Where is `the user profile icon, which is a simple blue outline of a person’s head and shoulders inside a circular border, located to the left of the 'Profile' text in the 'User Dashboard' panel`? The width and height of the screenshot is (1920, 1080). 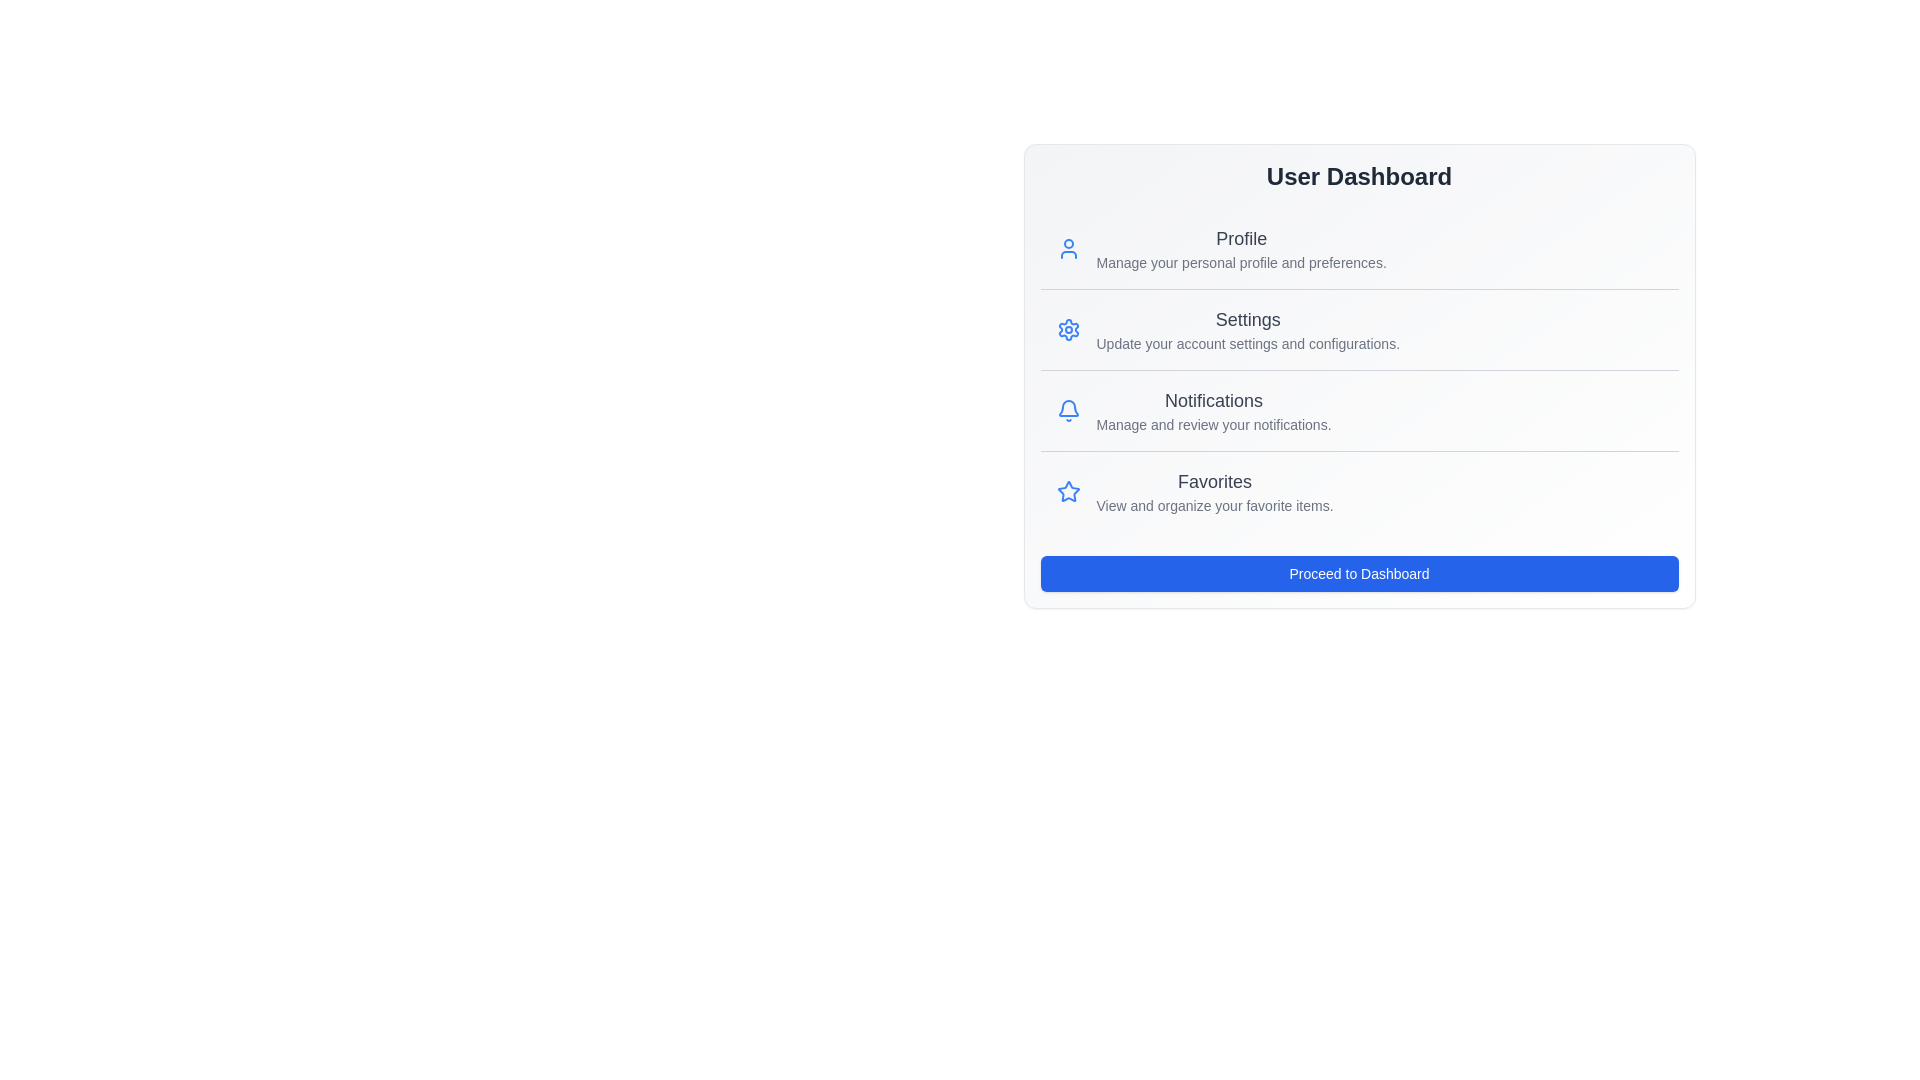 the user profile icon, which is a simple blue outline of a person’s head and shoulders inside a circular border, located to the left of the 'Profile' text in the 'User Dashboard' panel is located at coordinates (1067, 248).